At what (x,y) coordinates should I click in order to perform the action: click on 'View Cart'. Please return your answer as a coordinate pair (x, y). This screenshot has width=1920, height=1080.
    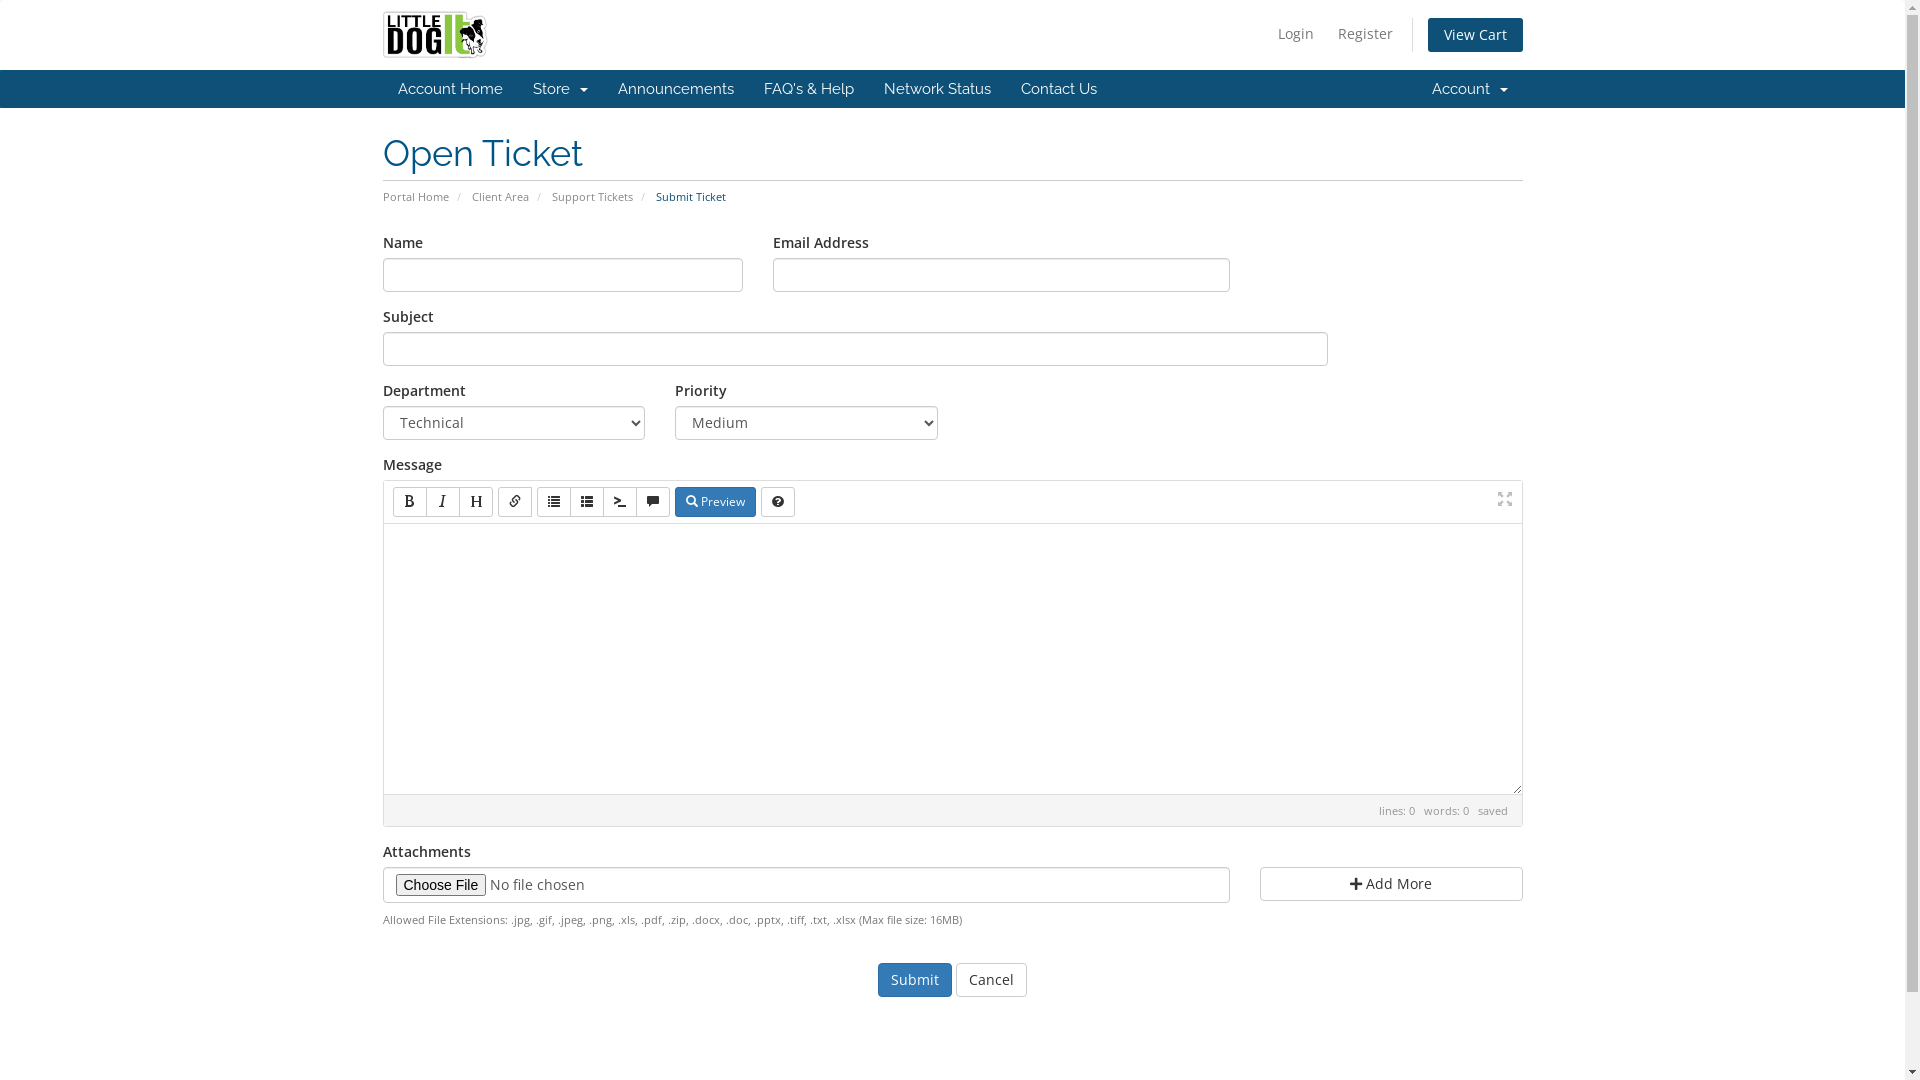
    Looking at the image, I should click on (1475, 34).